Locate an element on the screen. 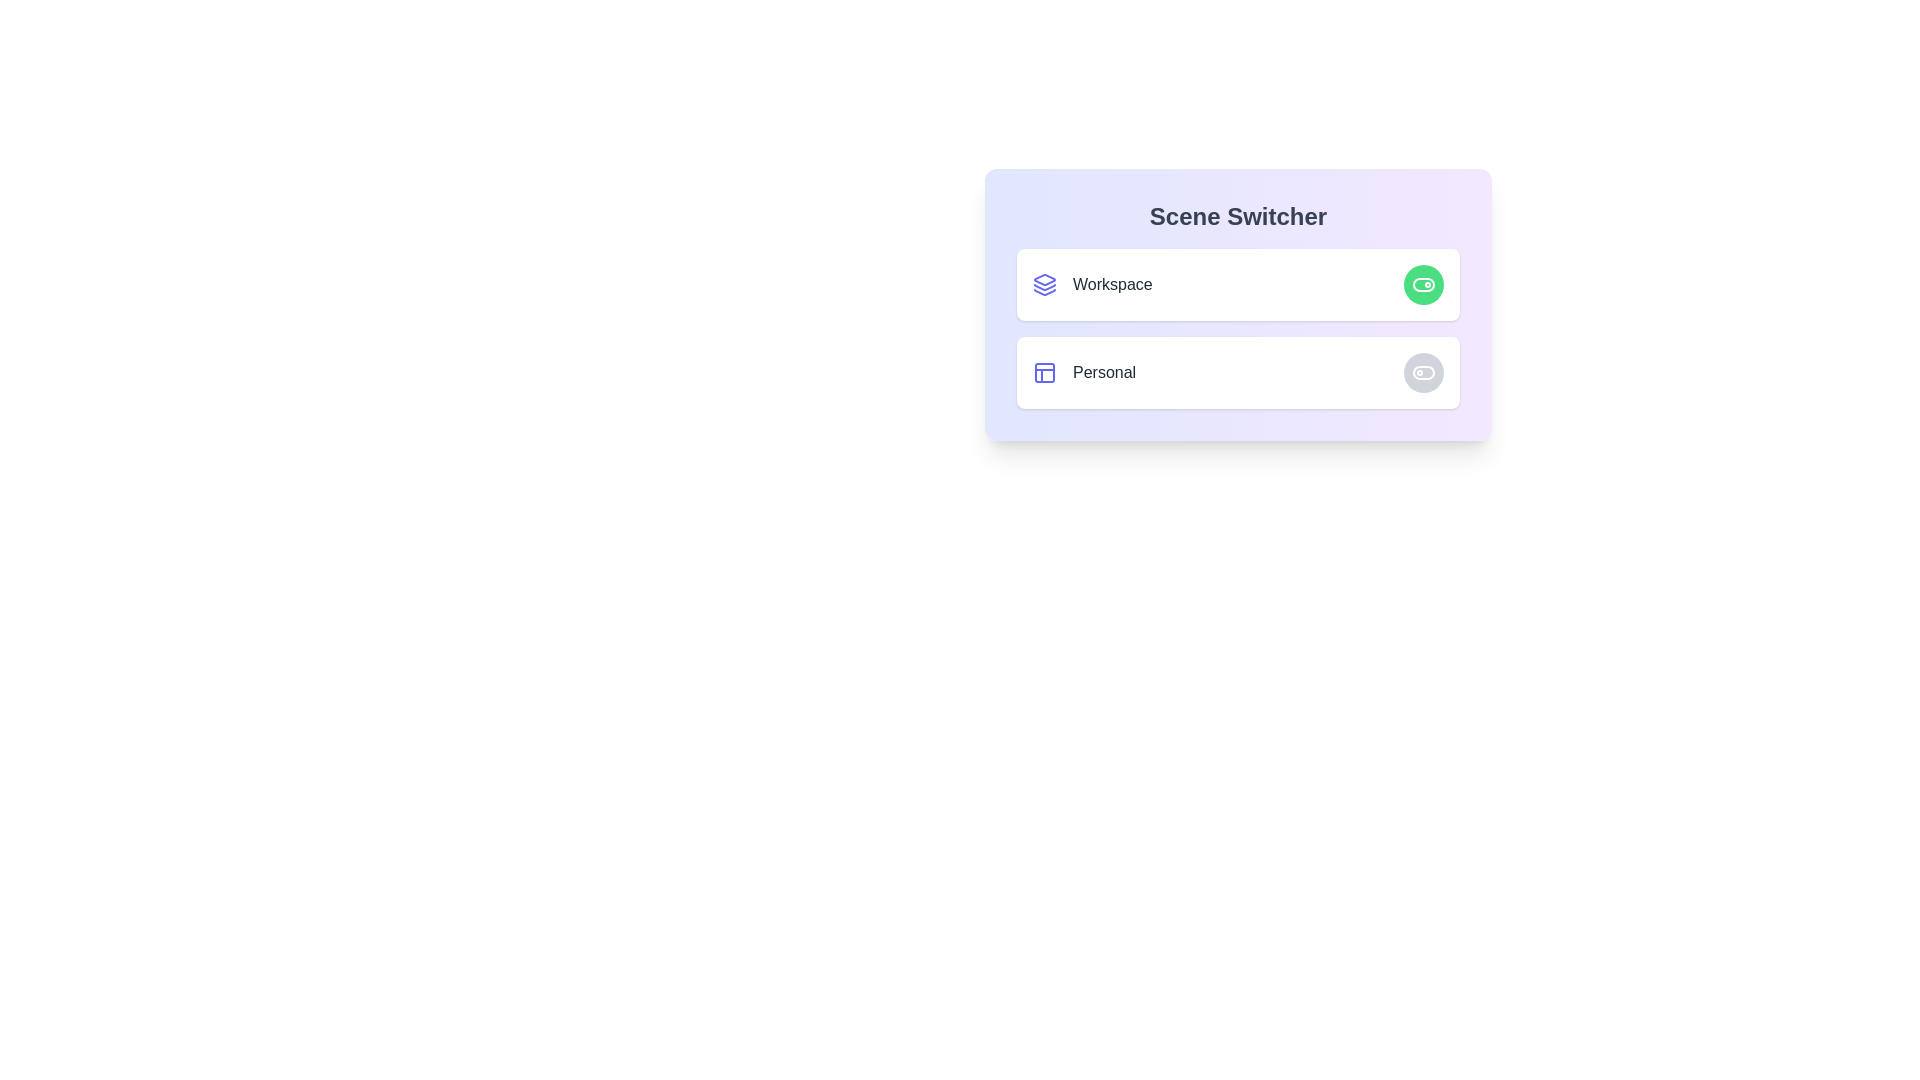 The height and width of the screenshot is (1080, 1920). text label that says 'Personal', which is styled in dark gray font, medium weight, and is located under the 'Scene Switcher' section, second in the list is located at coordinates (1103, 373).